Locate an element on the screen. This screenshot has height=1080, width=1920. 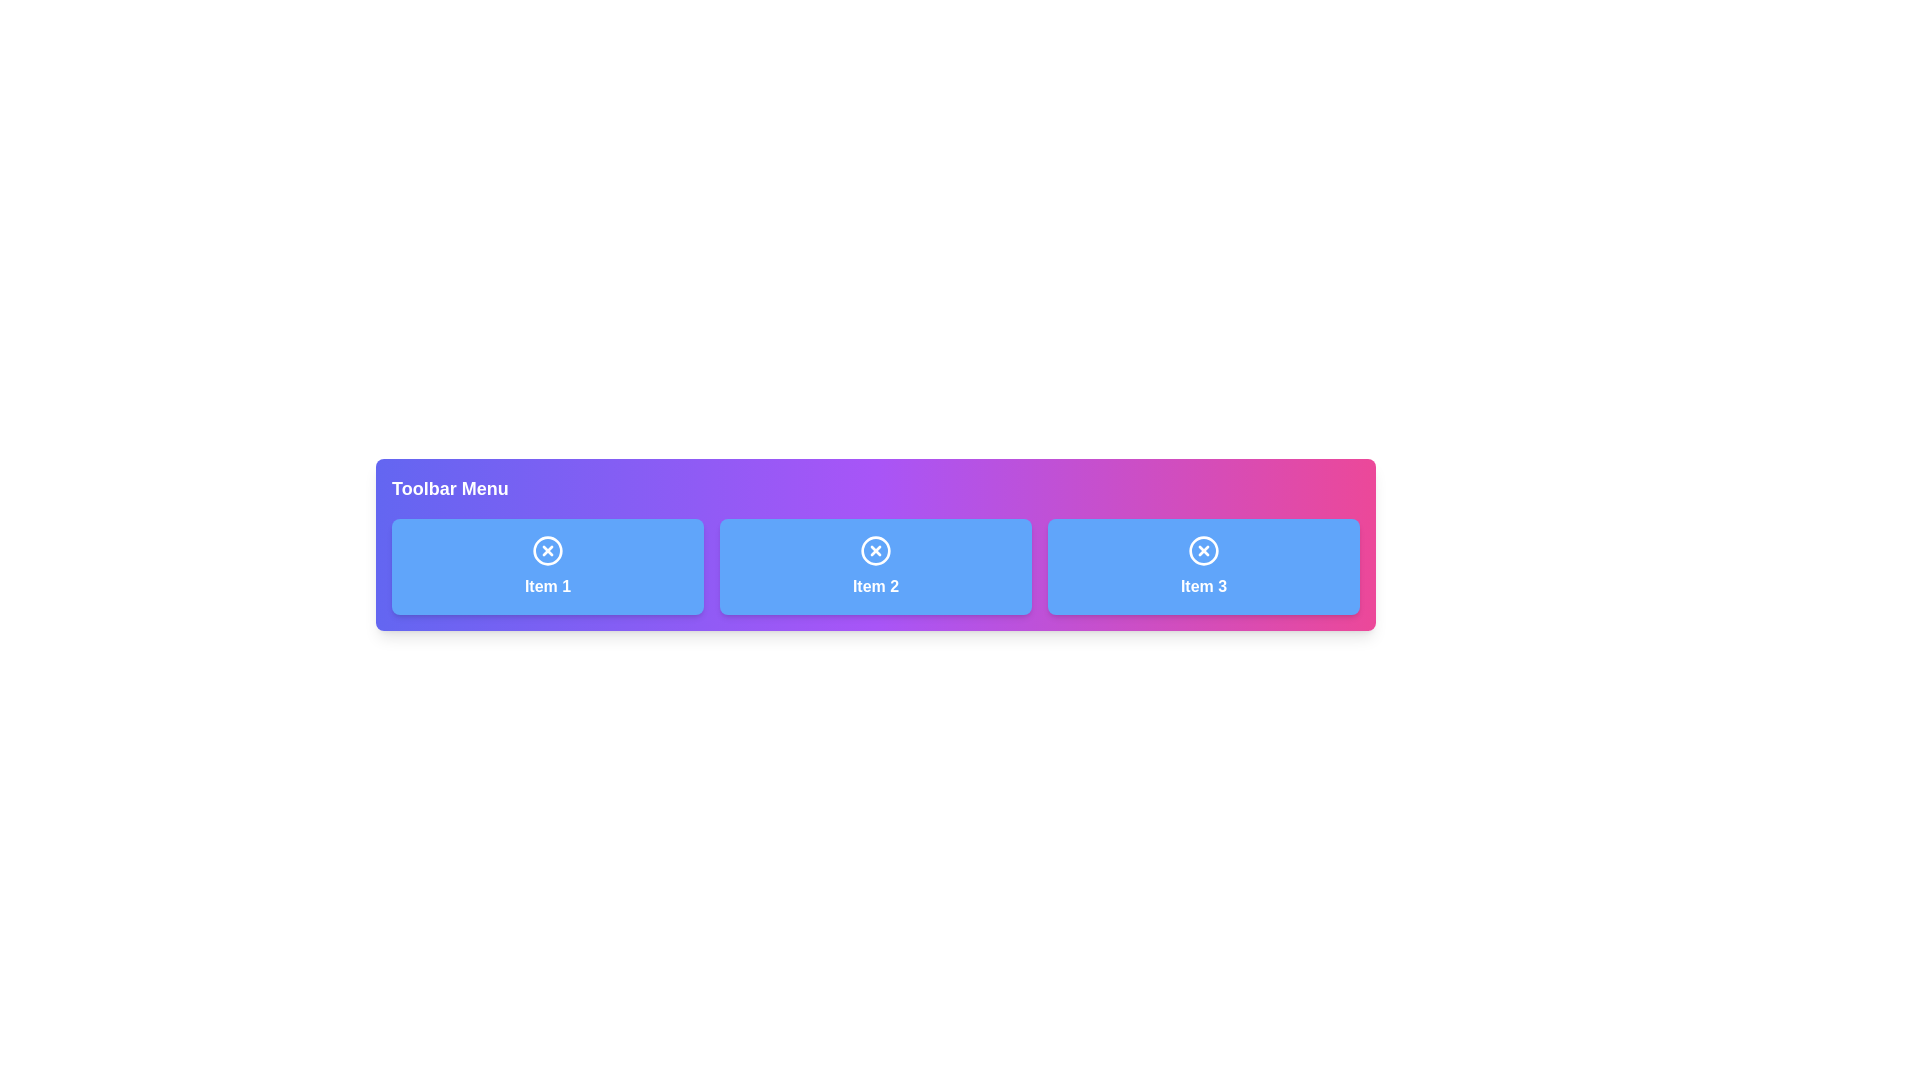
the negative action icon located in the central position of the 'Item 3' section of the horizontal toolbar menu is located at coordinates (1203, 551).